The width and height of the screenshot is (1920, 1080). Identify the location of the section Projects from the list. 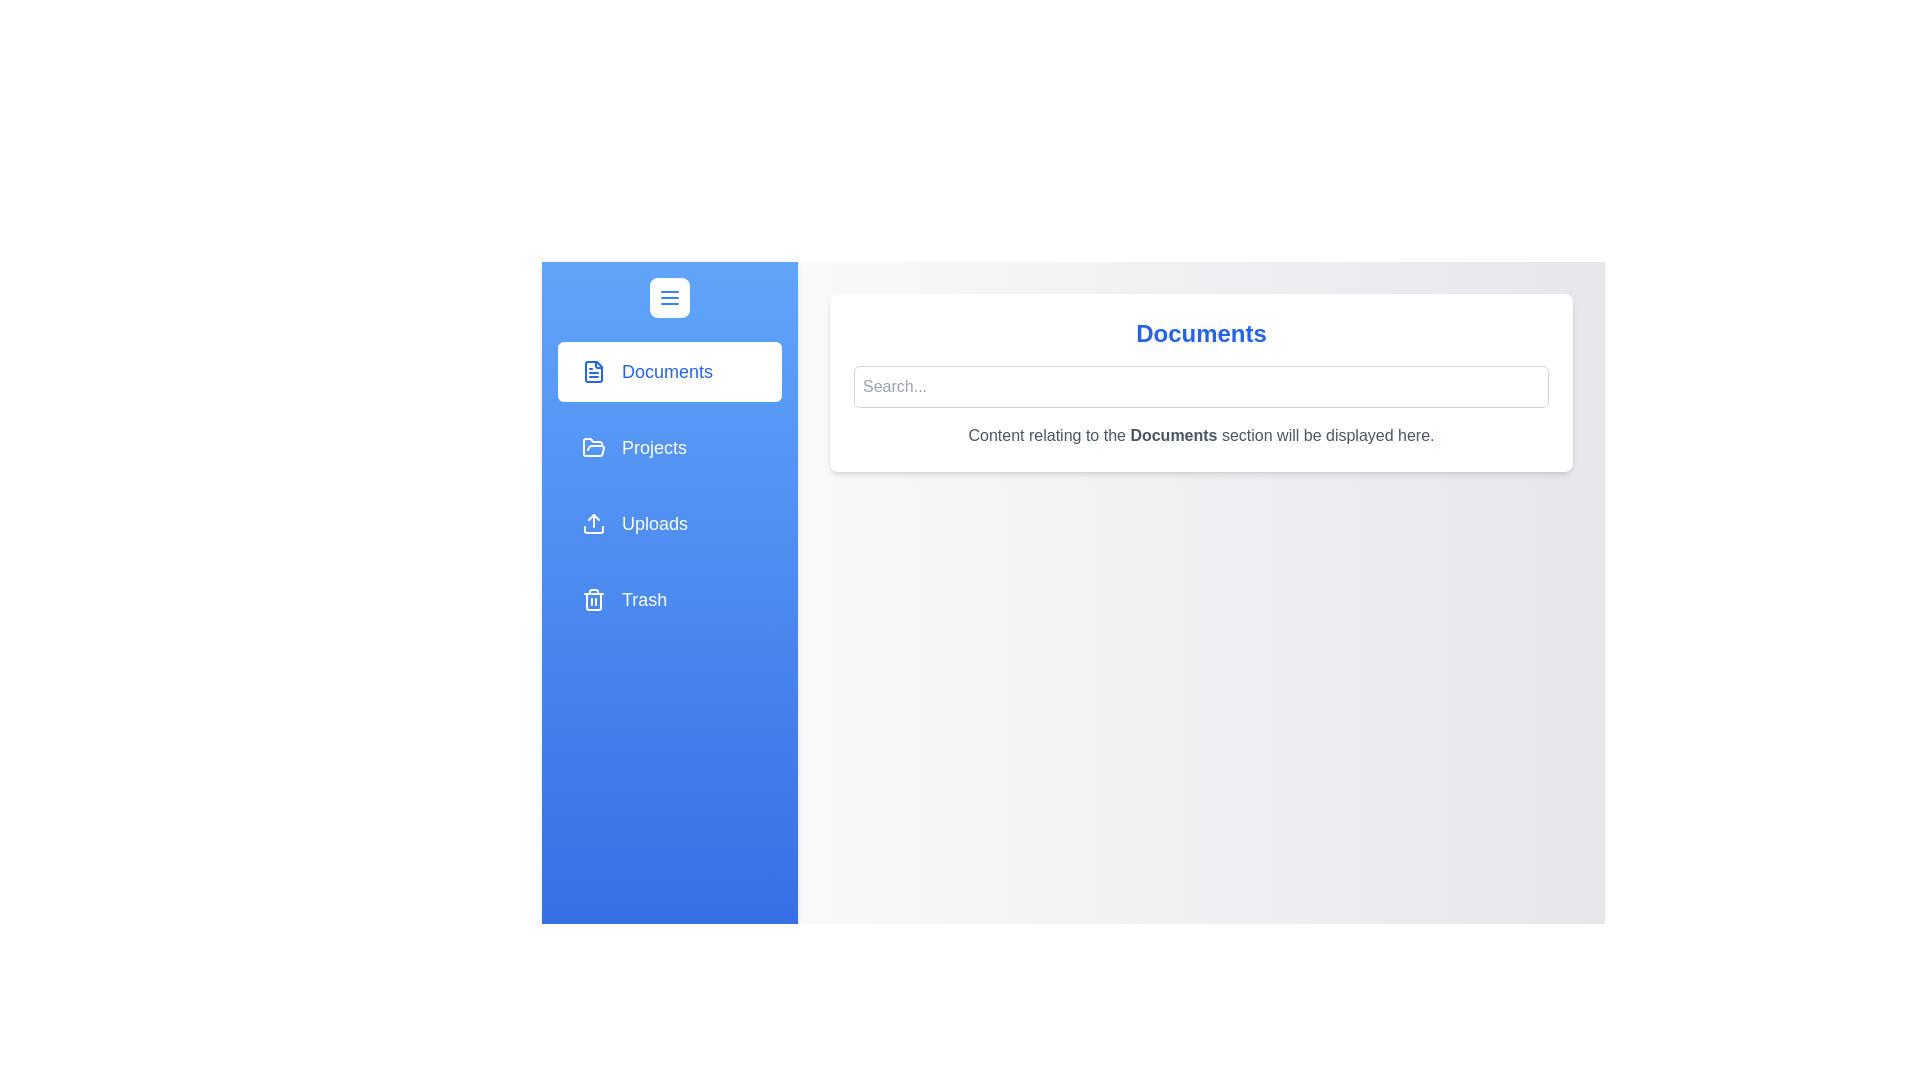
(670, 446).